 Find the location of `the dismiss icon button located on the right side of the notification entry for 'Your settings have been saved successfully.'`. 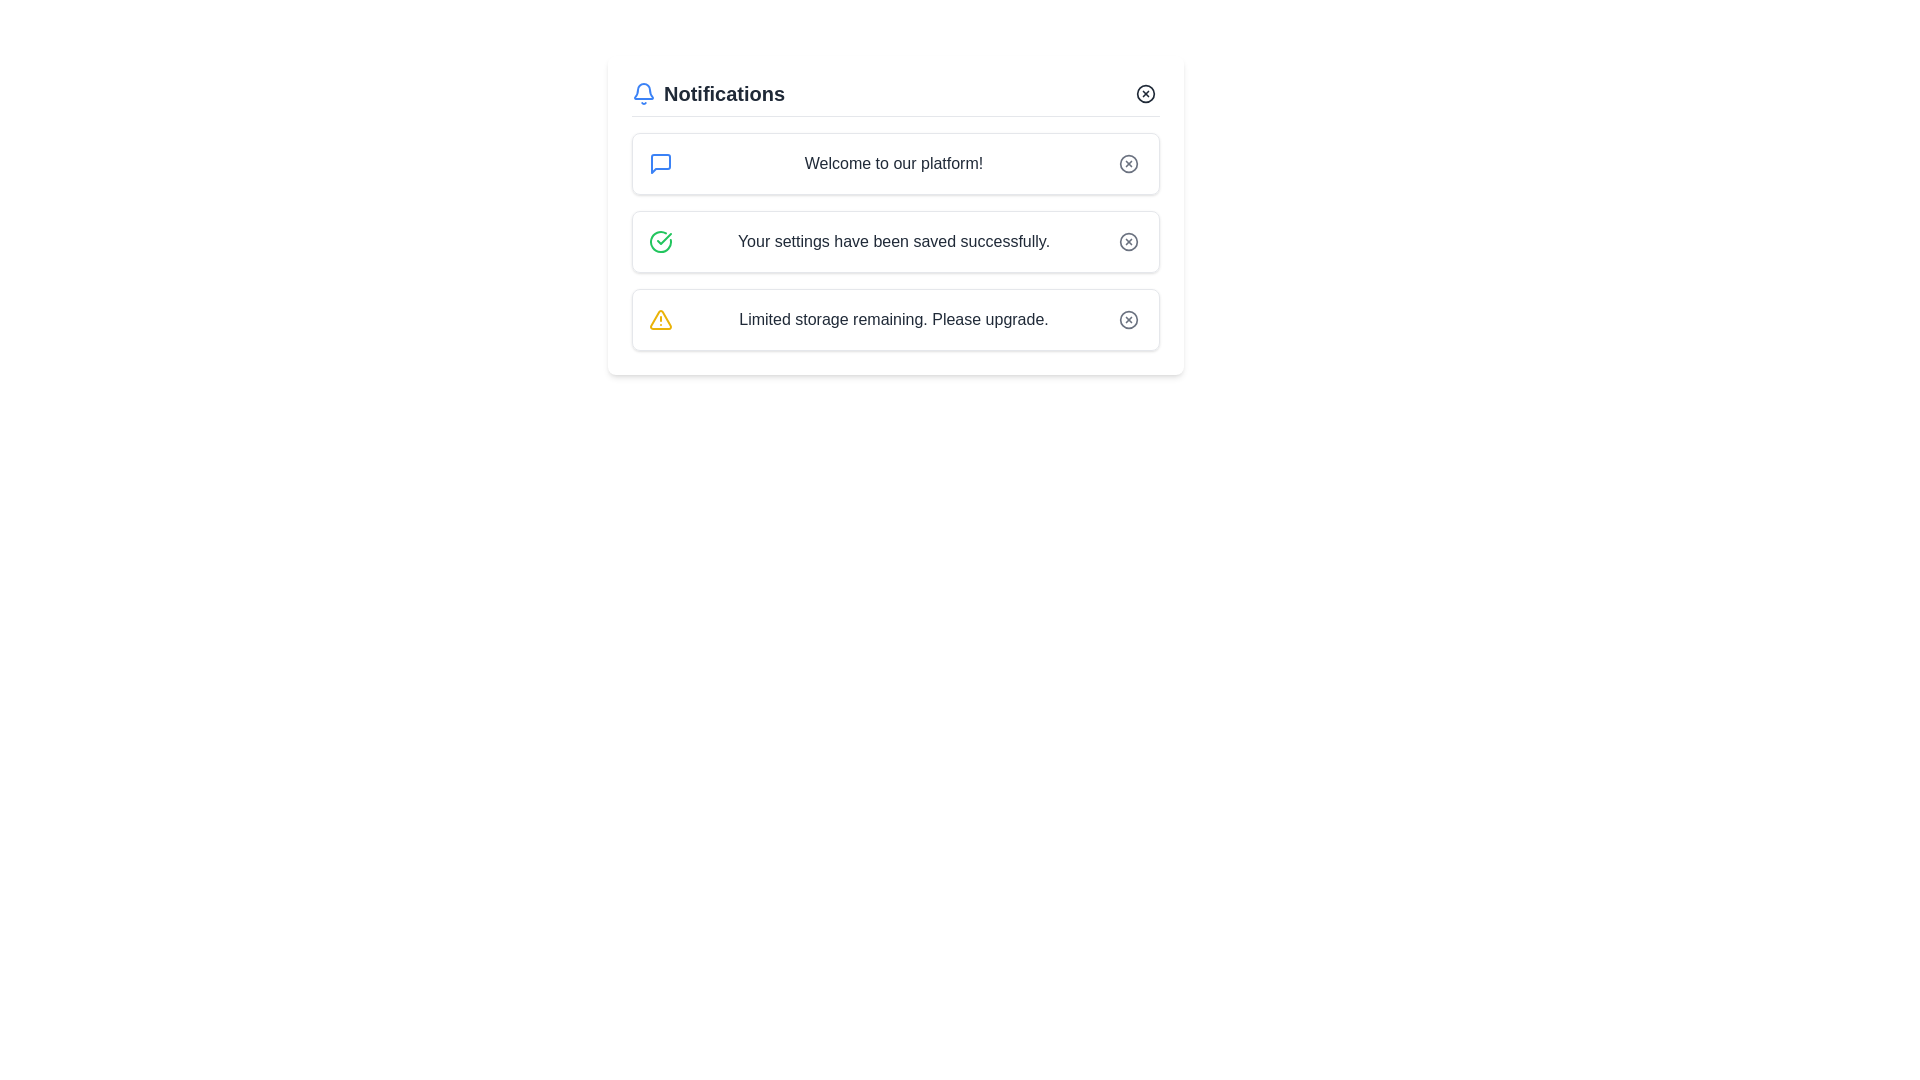

the dismiss icon button located on the right side of the notification entry for 'Your settings have been saved successfully.' is located at coordinates (1128, 241).